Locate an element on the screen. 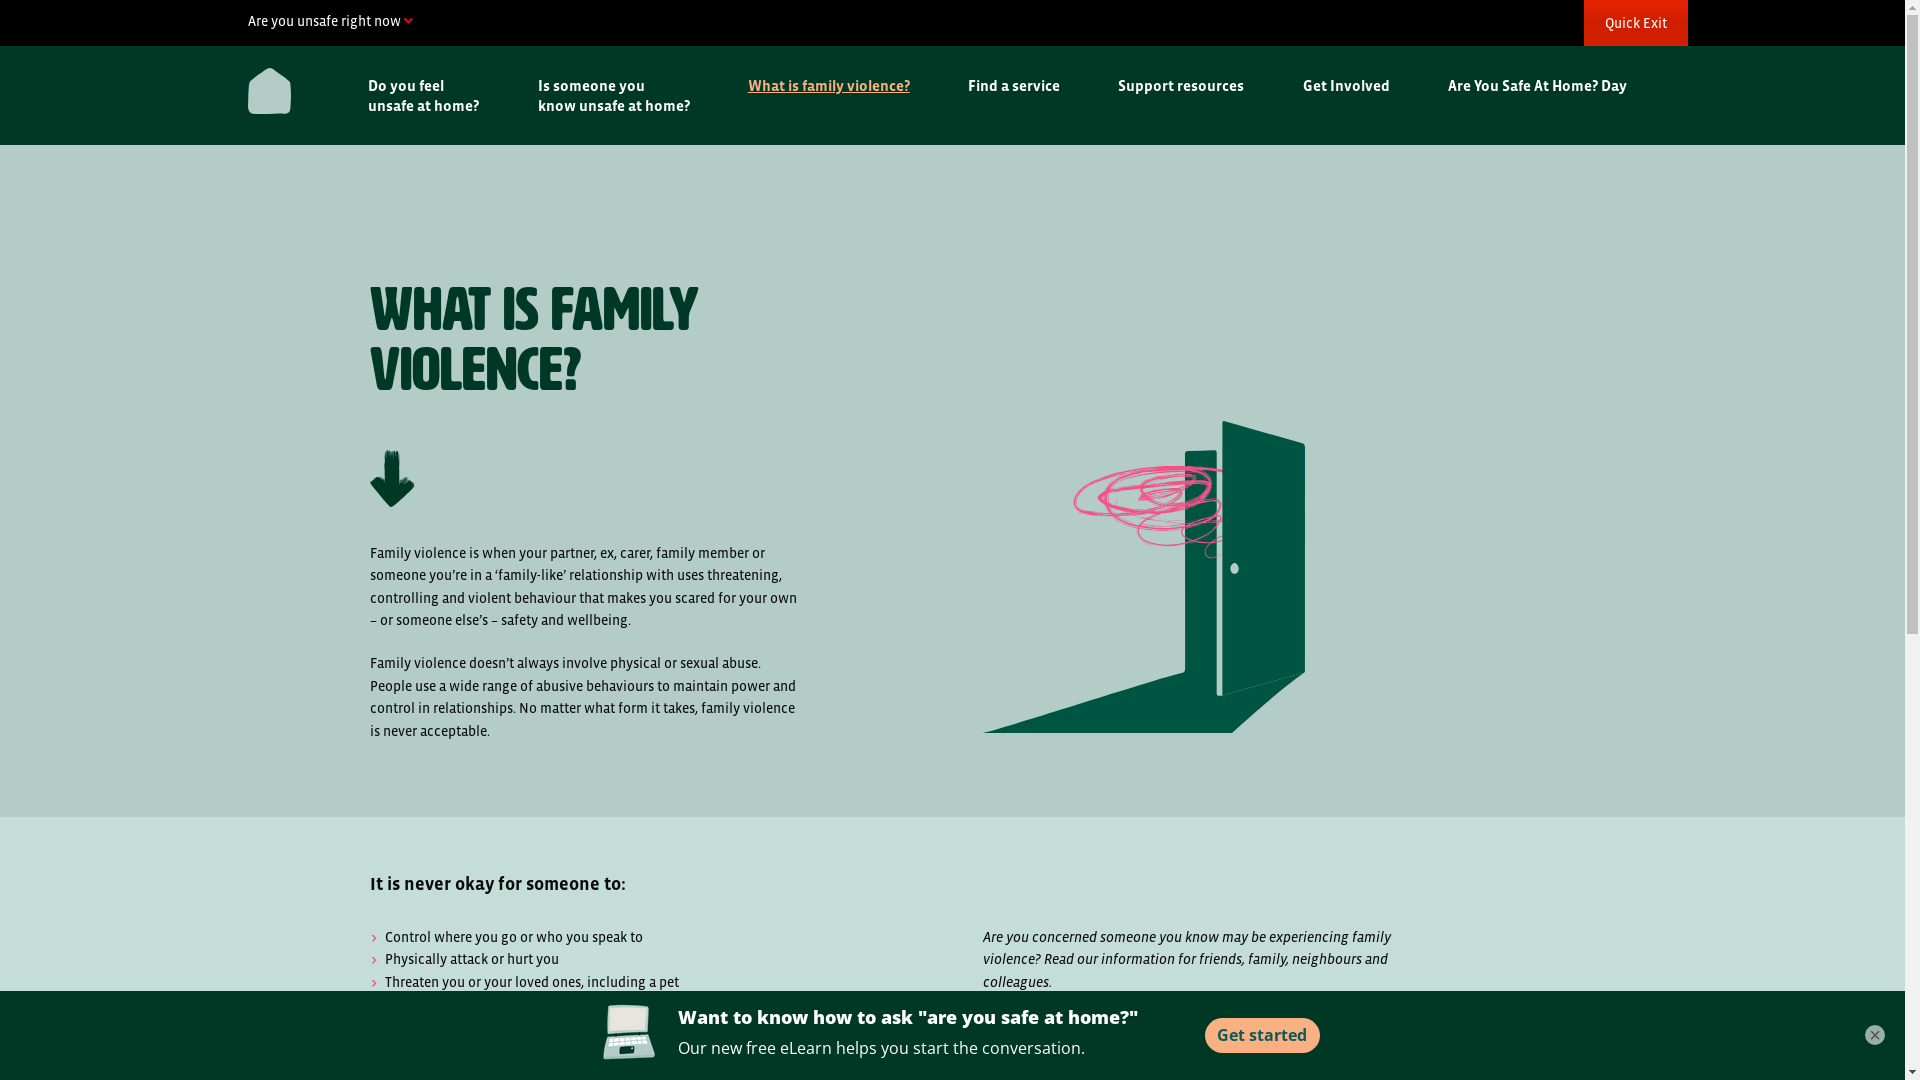  'Support resources' is located at coordinates (1190, 84).